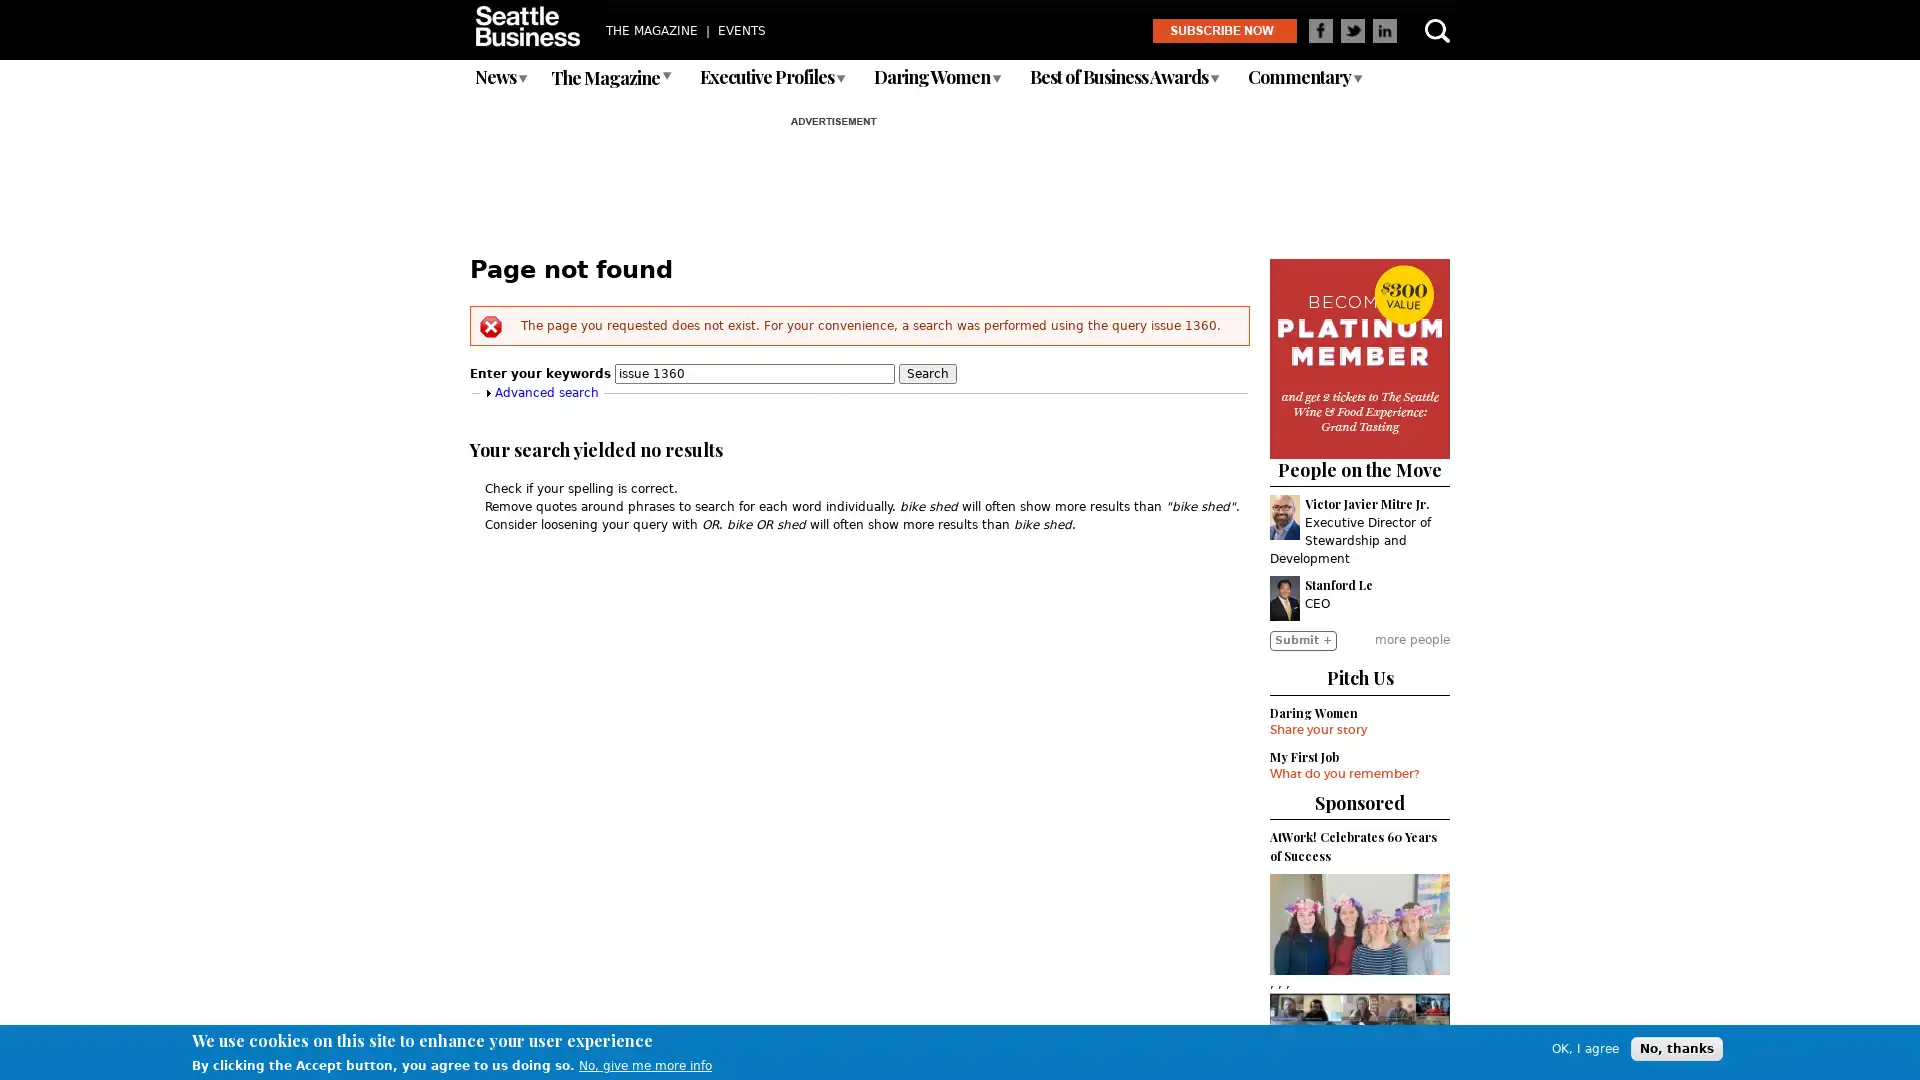  I want to click on No, give me more info, so click(645, 1064).